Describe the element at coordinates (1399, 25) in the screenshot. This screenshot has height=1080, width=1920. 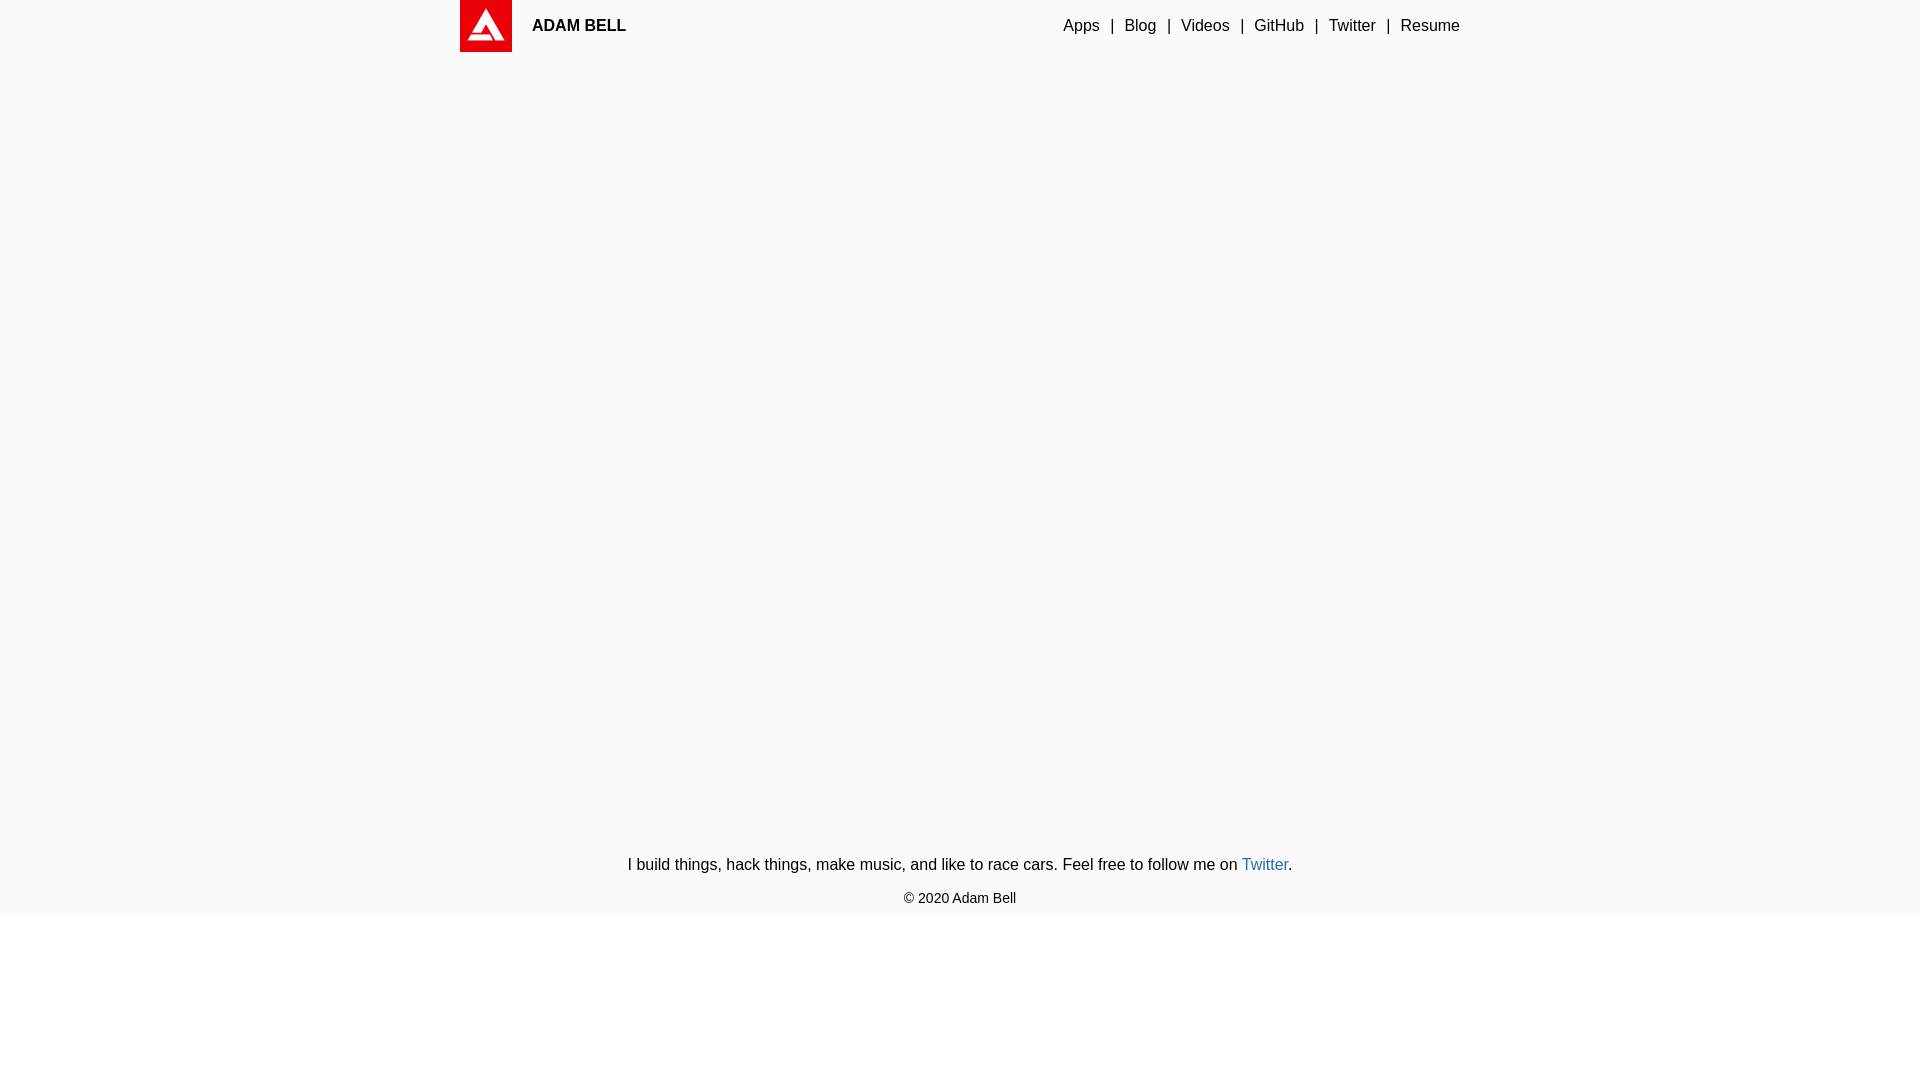
I see `'Resume'` at that location.